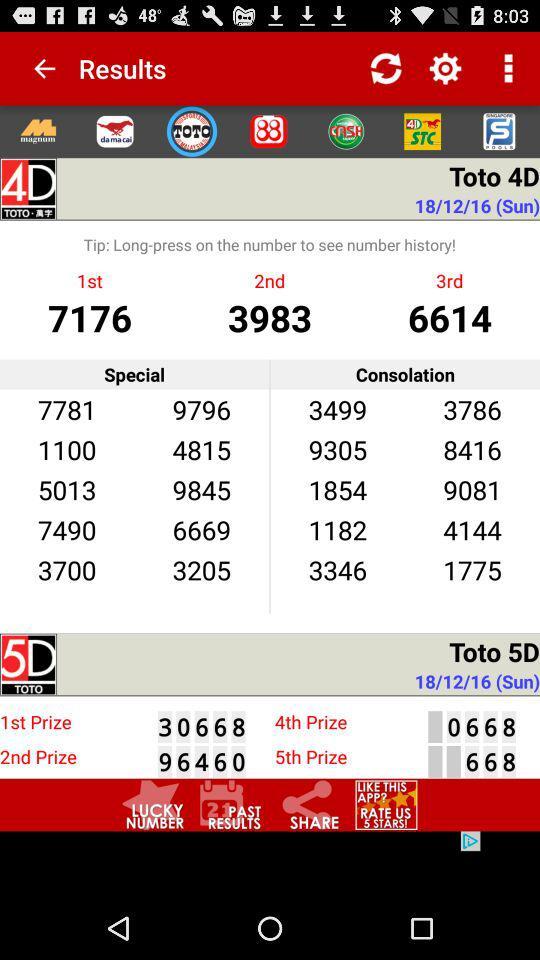 This screenshot has width=540, height=960. I want to click on refresh the results, so click(386, 68).